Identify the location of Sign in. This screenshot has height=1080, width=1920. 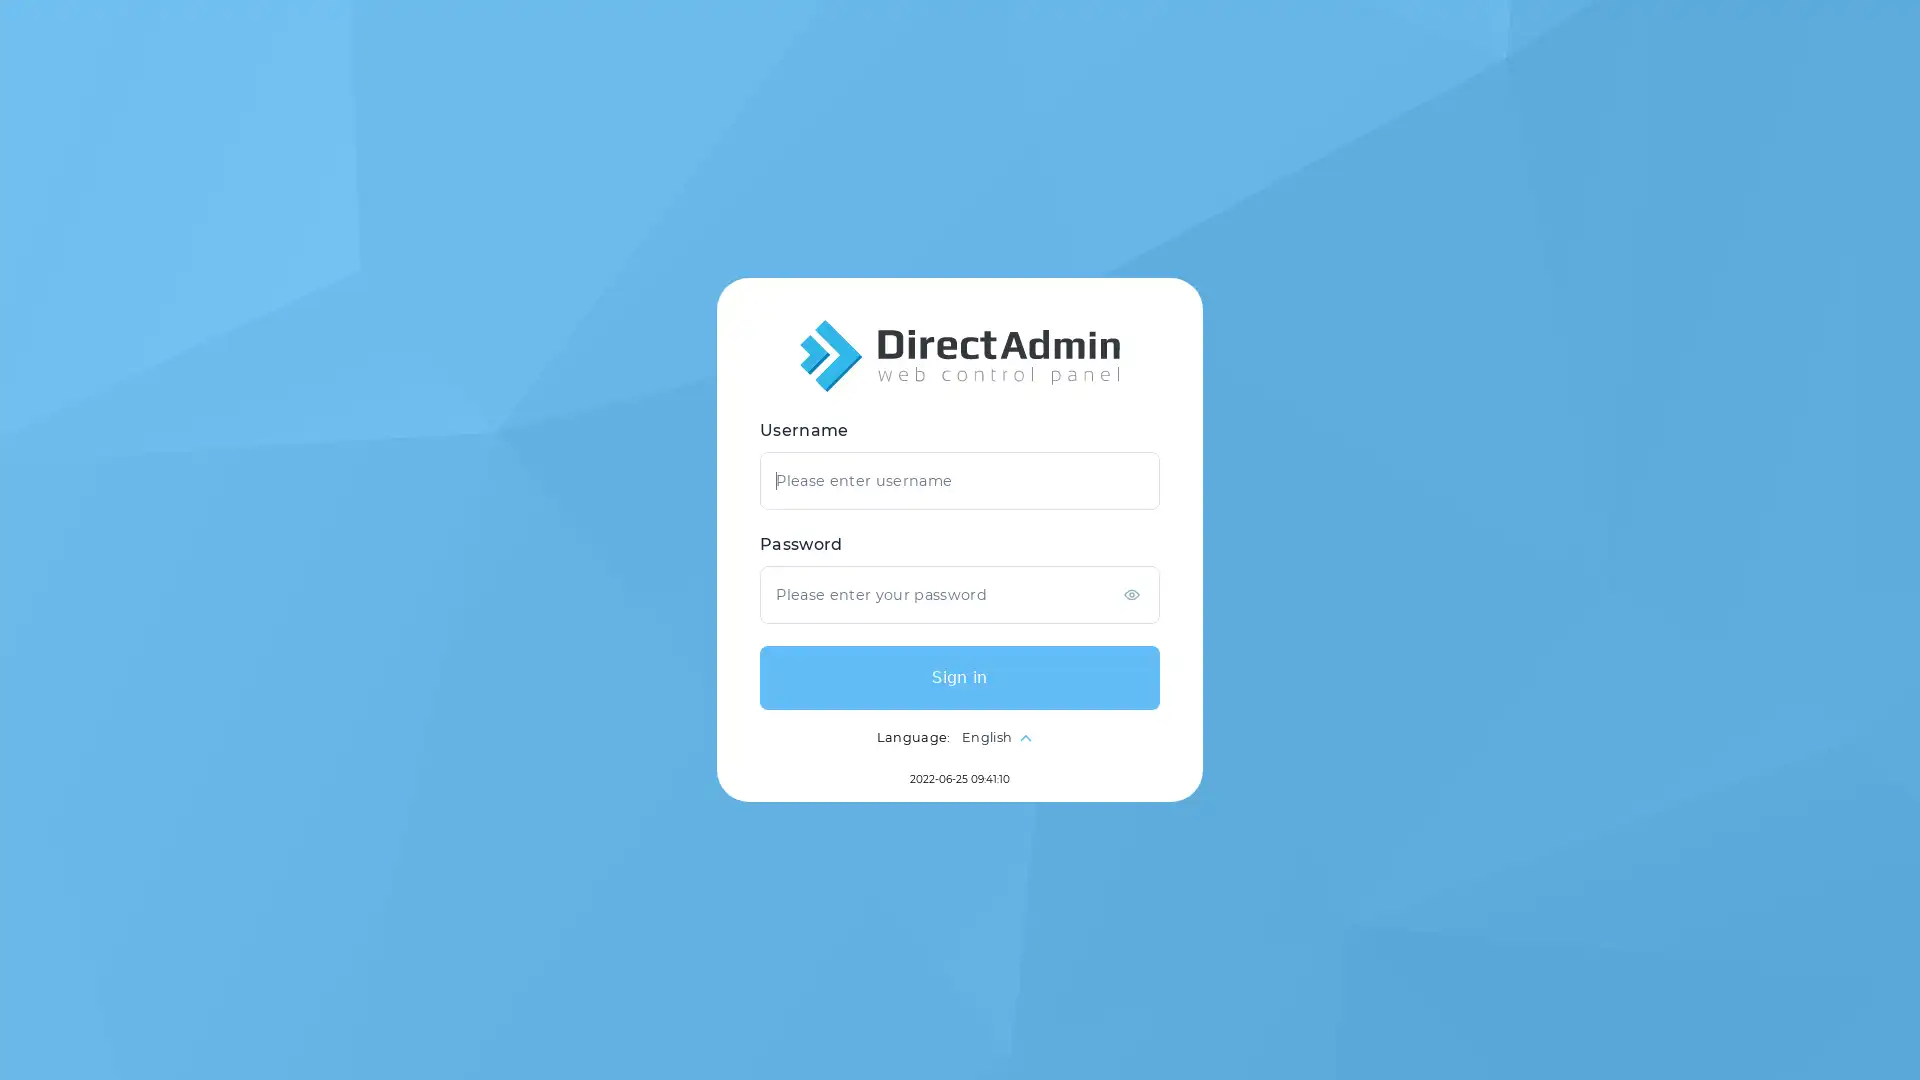
(1200, 847).